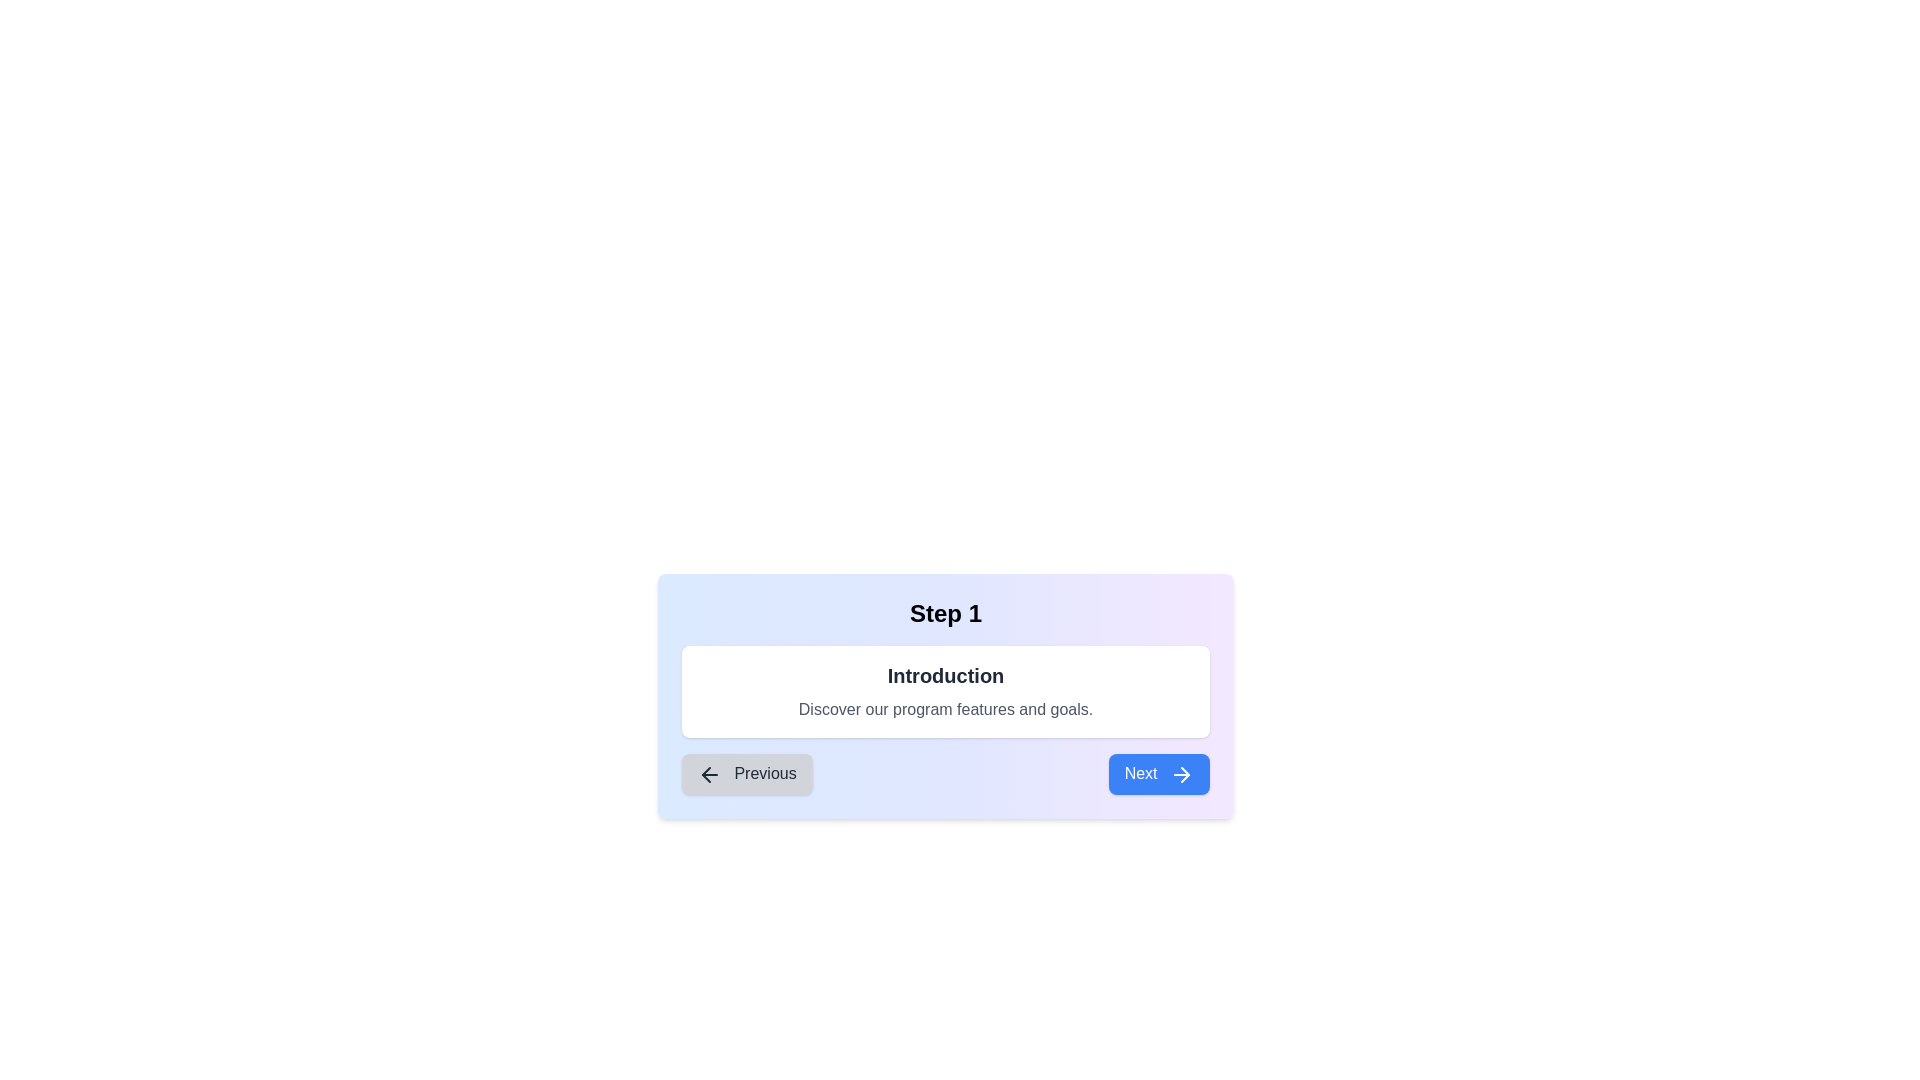  What do you see at coordinates (746, 773) in the screenshot?
I see `the 'Previous' button to navigate to the previous step` at bounding box center [746, 773].